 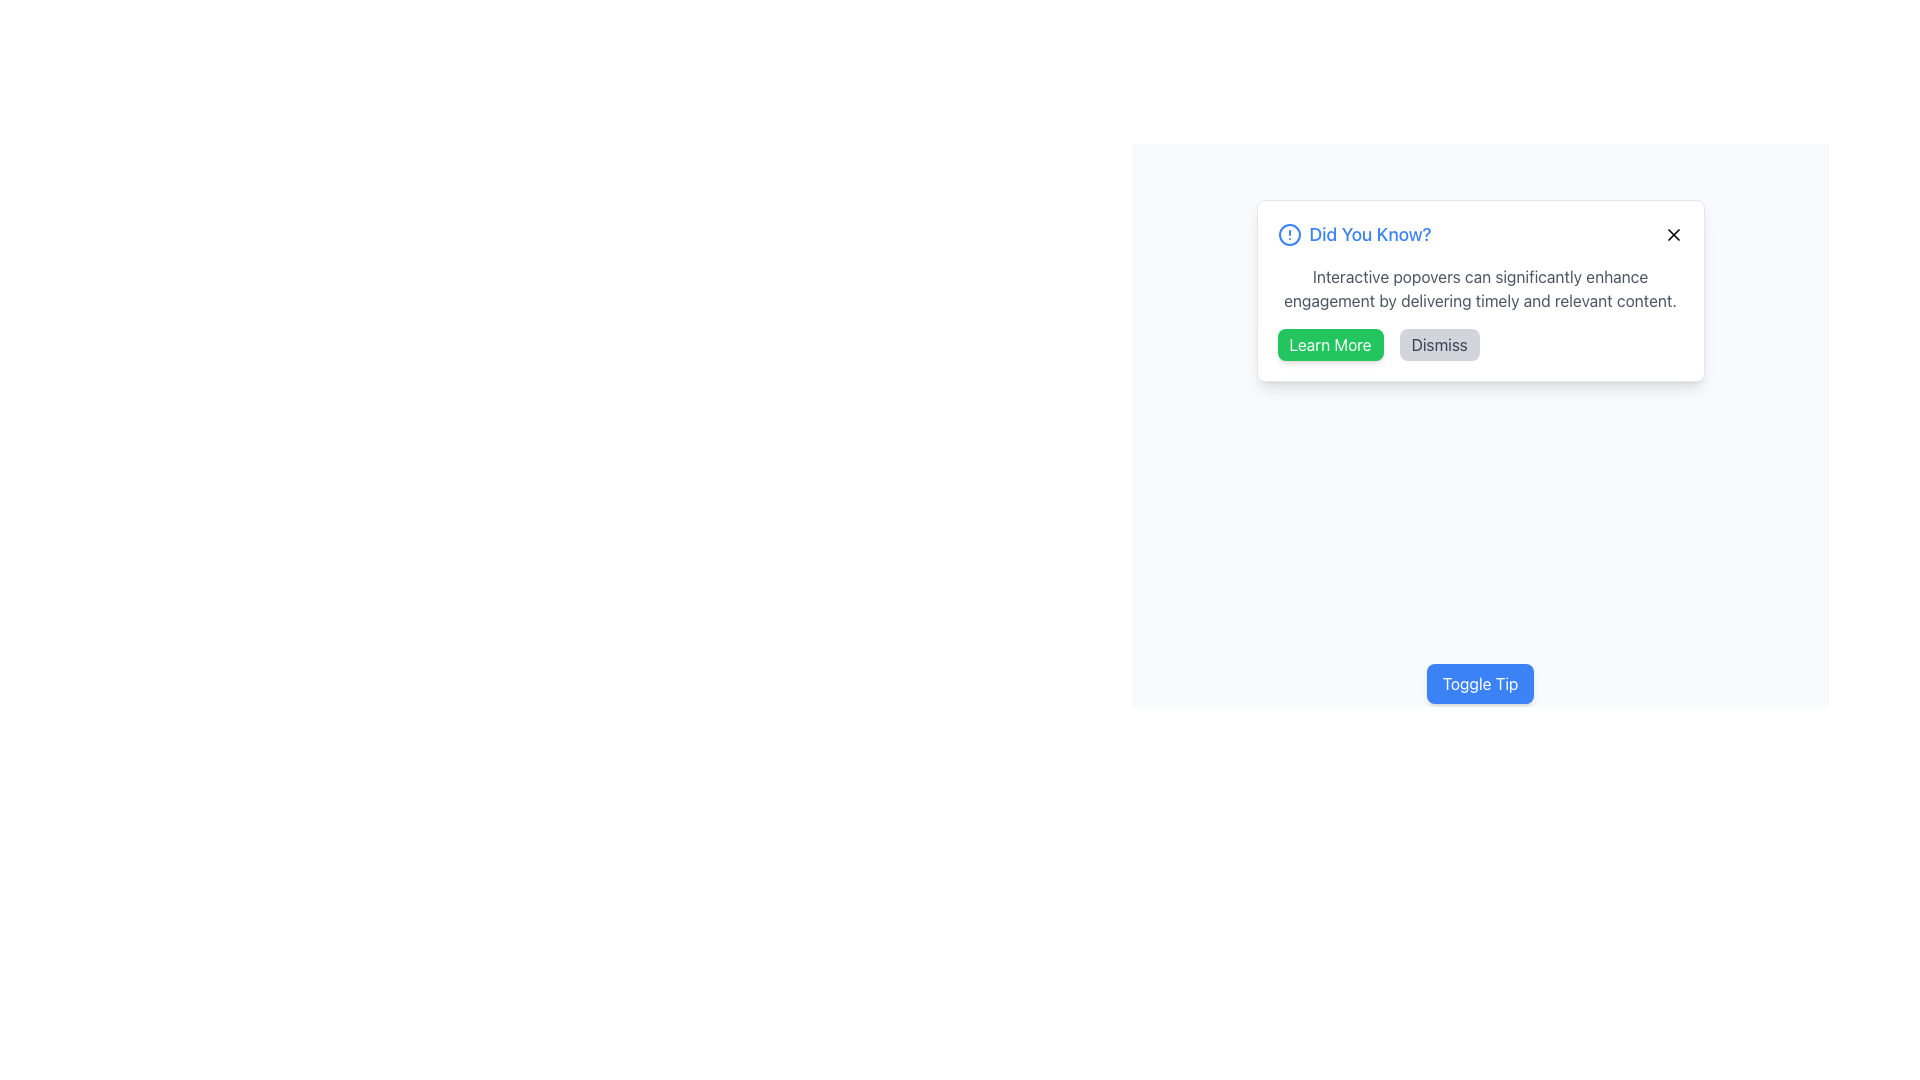 I want to click on the 'Dismiss' button located in the bottom-most part of the modal dialog box titled 'Did You Know?', which contains two horizontally aligned buttons: a green 'Learn More' button and a gray 'Dismiss' button, so click(x=1480, y=343).